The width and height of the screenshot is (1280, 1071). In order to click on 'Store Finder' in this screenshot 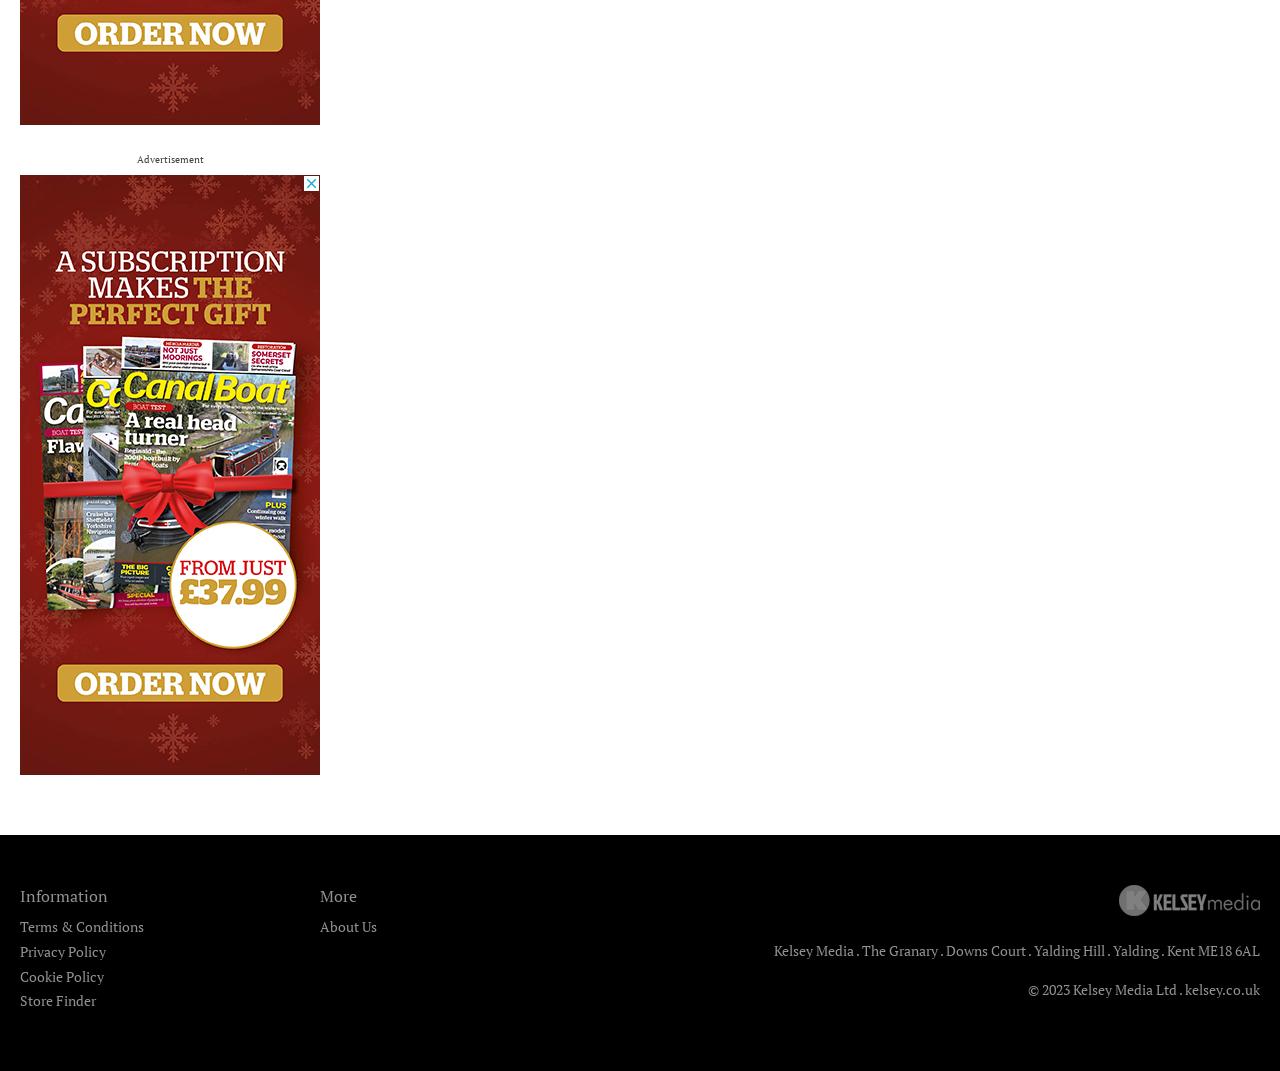, I will do `click(19, 1000)`.